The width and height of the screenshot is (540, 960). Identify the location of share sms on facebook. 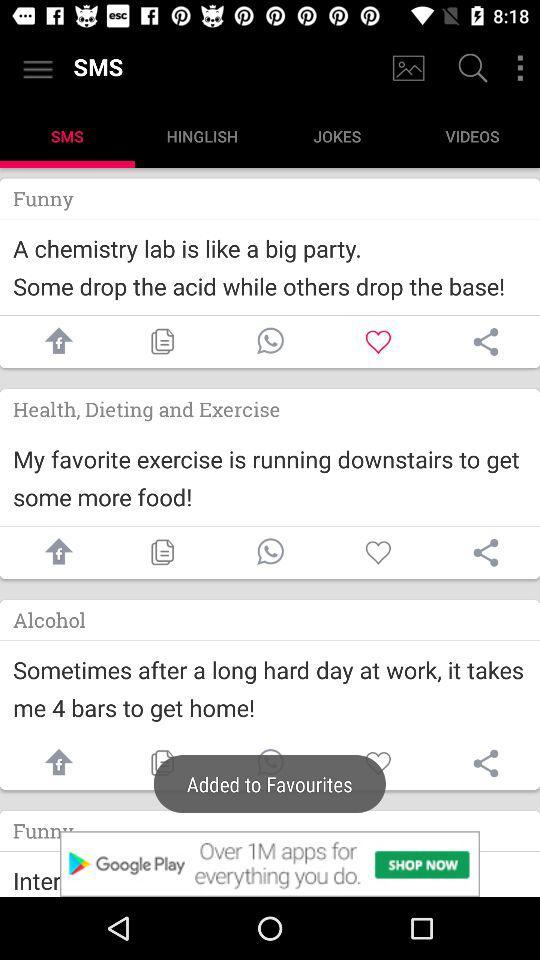
(54, 552).